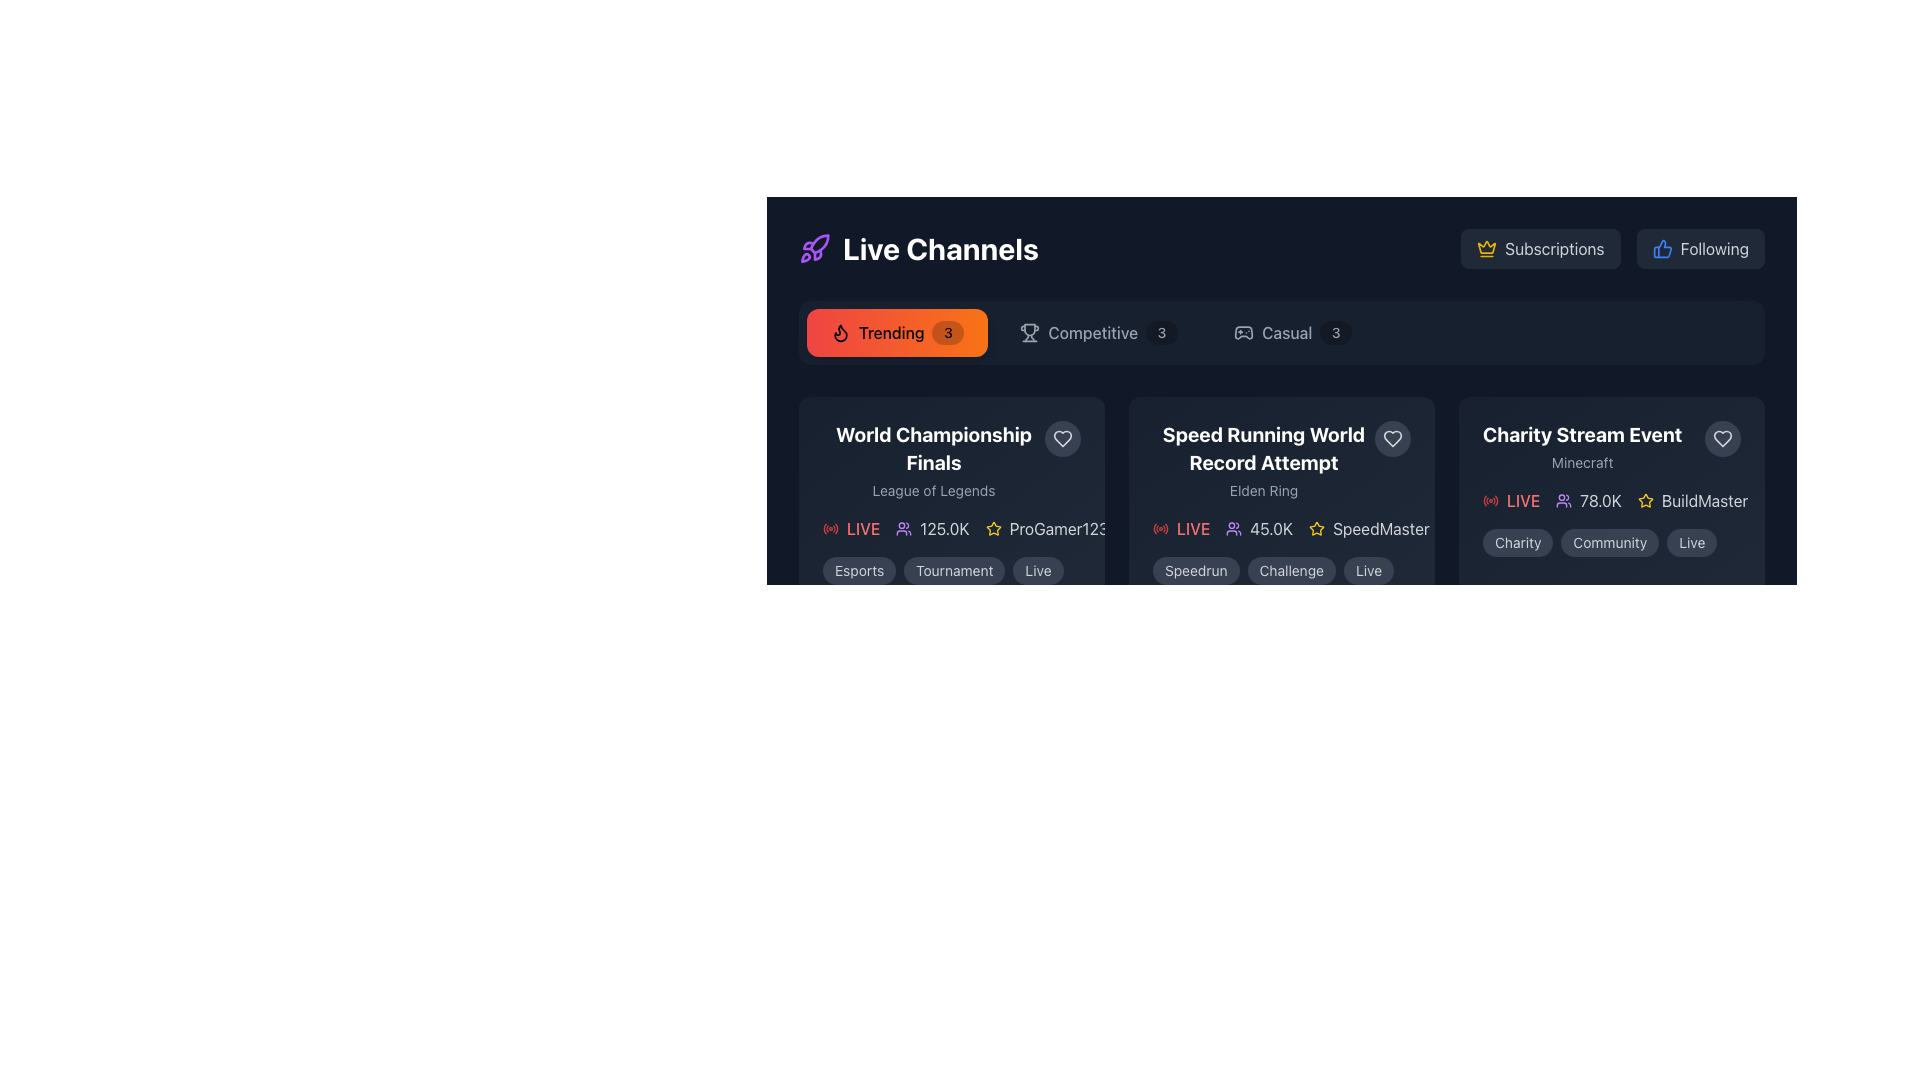 Image resolution: width=1920 pixels, height=1080 pixels. What do you see at coordinates (830, 527) in the screenshot?
I see `the red circular icon with pulsating effects indicating live status, located to the immediate left of the 'LIVE' label in the notification section` at bounding box center [830, 527].